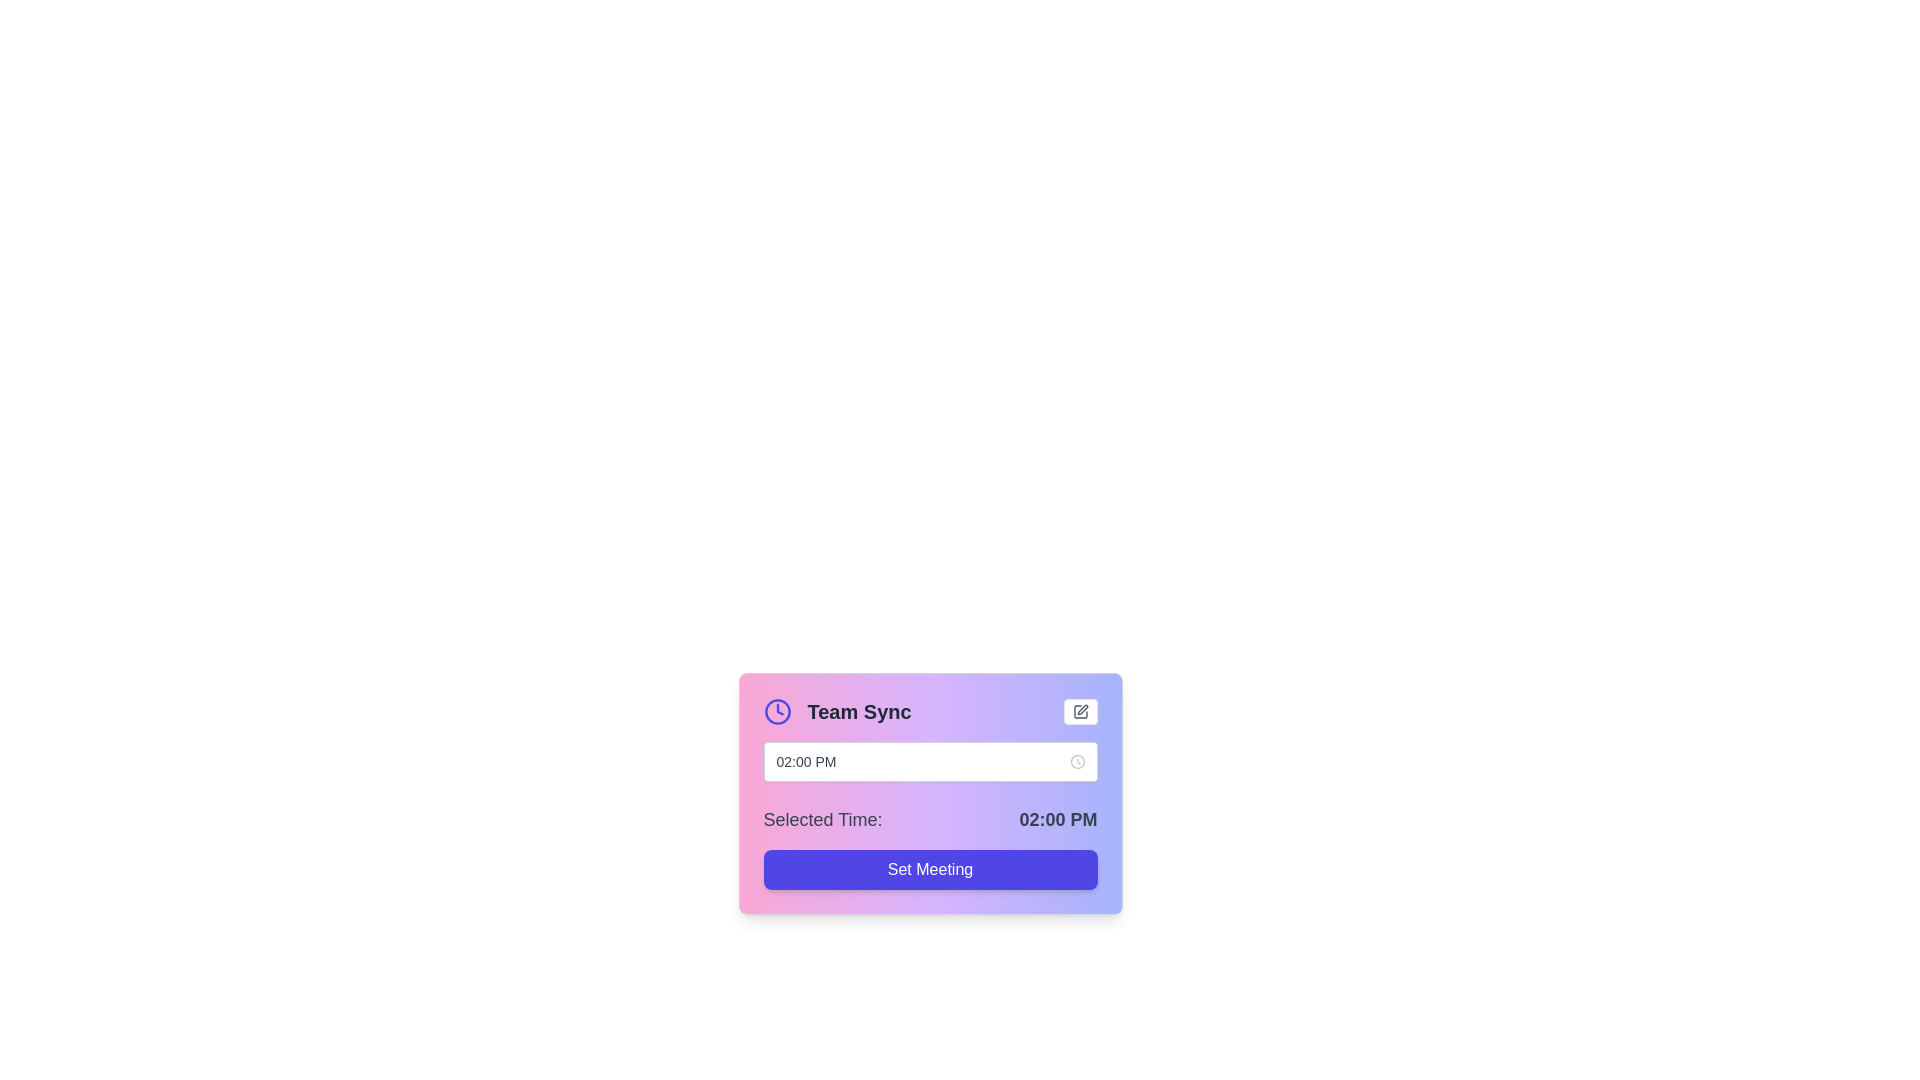  Describe the element at coordinates (859, 711) in the screenshot. I see `the header text element that serves as a title, located next to the left-aligned clock icon and above the text input field` at that location.